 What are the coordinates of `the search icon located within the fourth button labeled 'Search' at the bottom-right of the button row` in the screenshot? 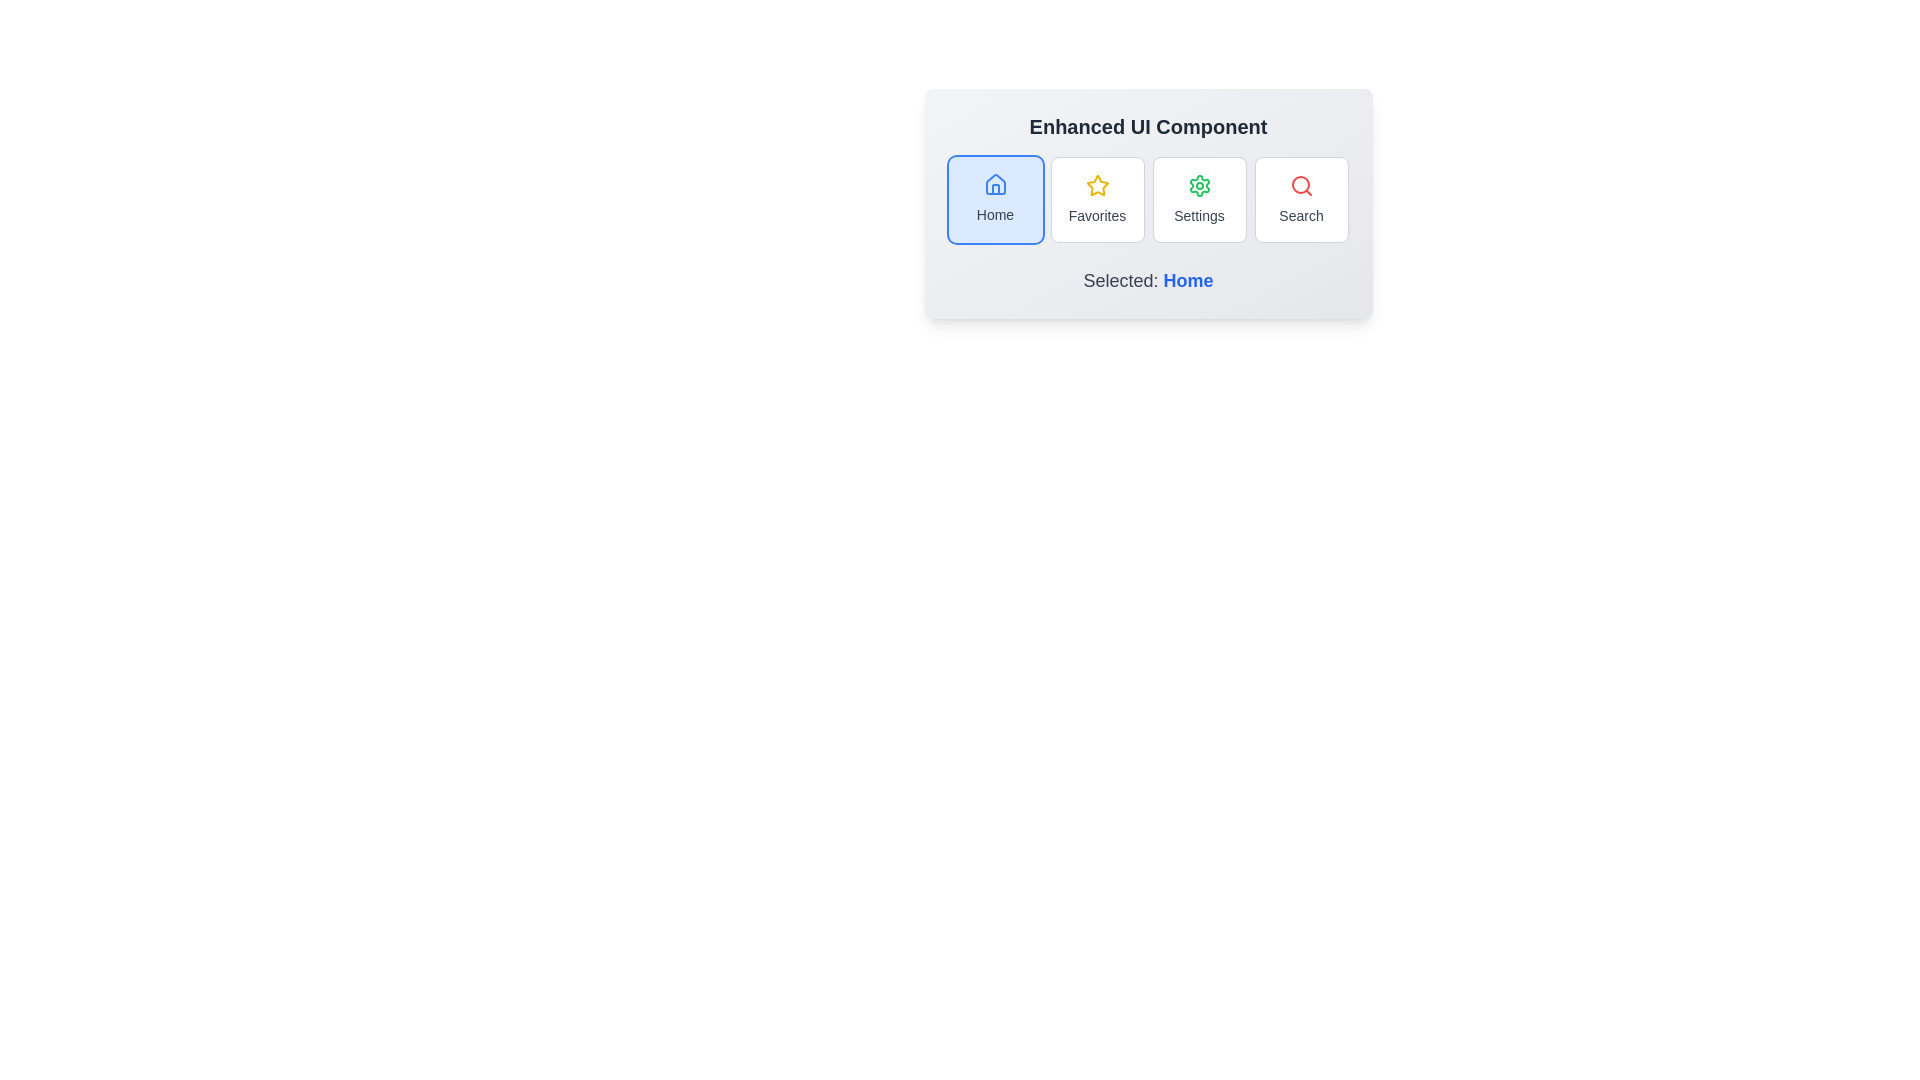 It's located at (1301, 185).